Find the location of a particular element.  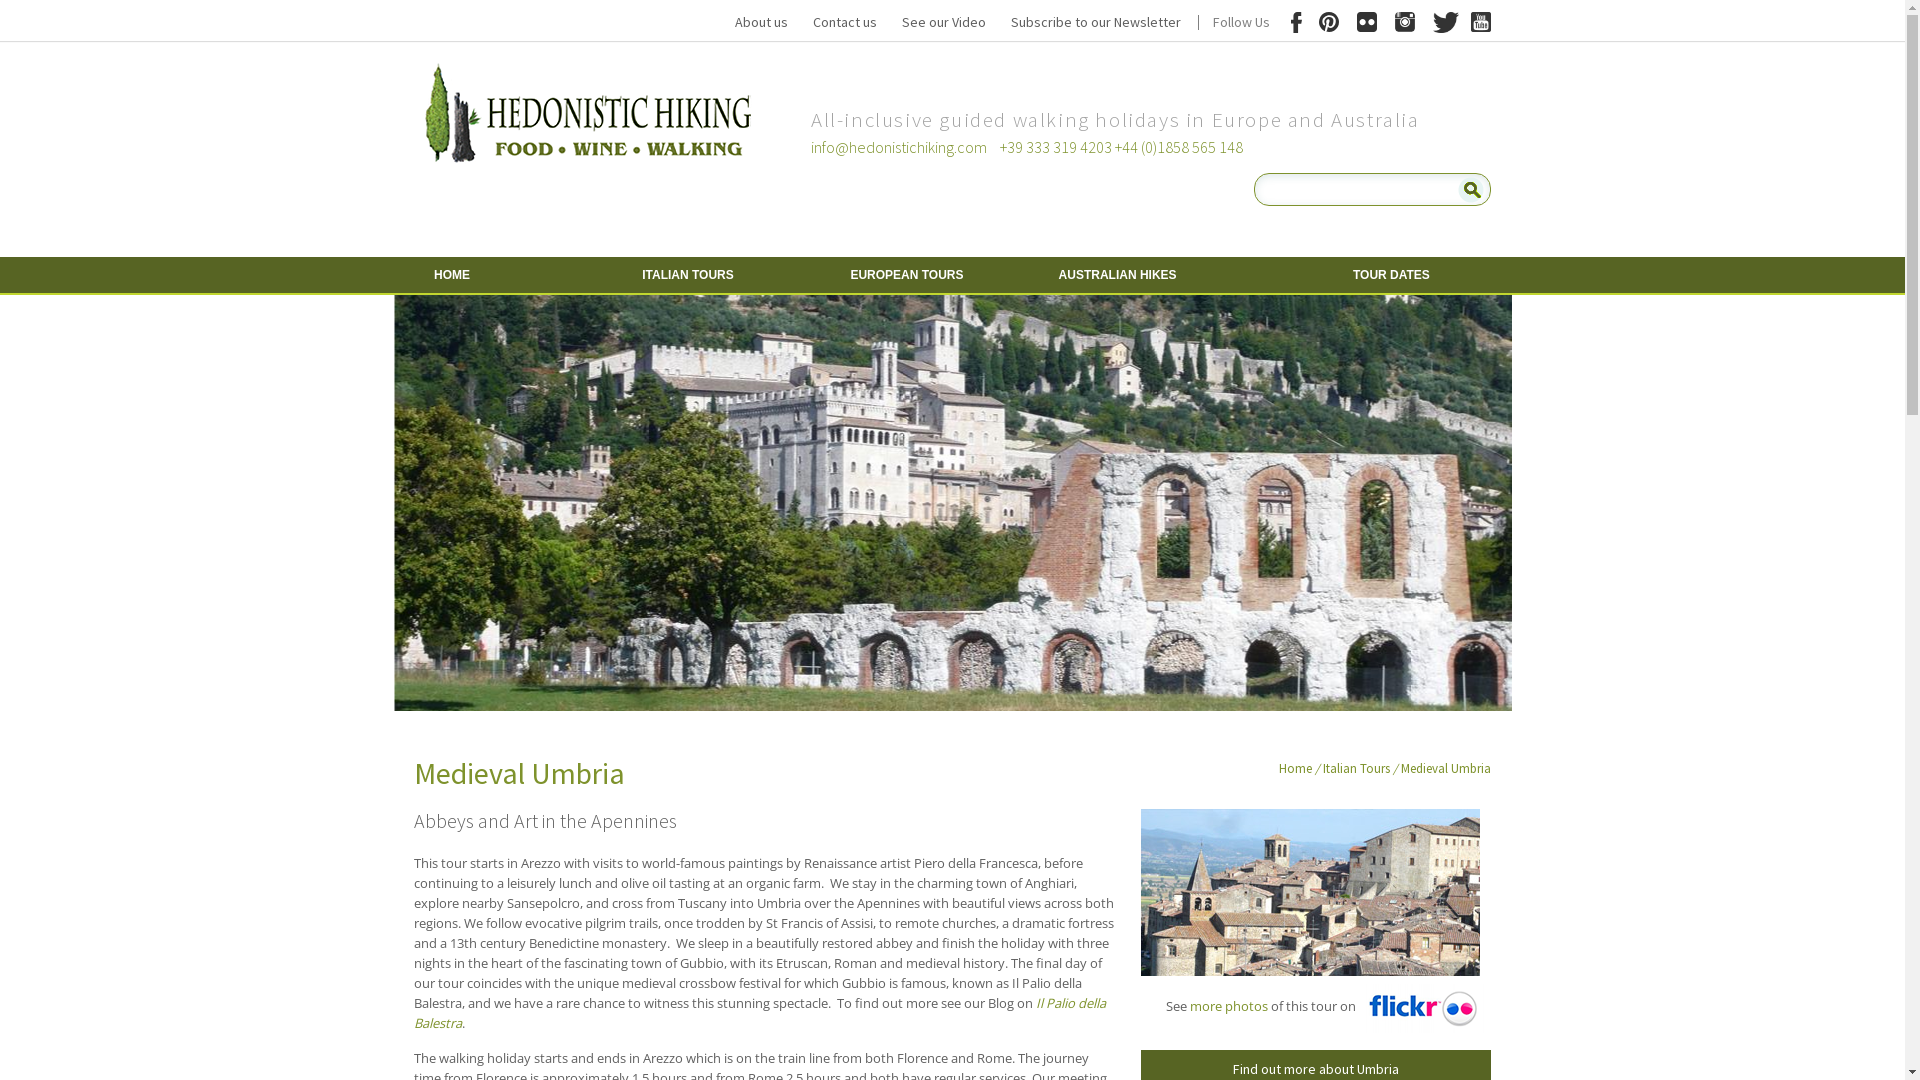

'TOUR DATES' is located at coordinates (1338, 274).